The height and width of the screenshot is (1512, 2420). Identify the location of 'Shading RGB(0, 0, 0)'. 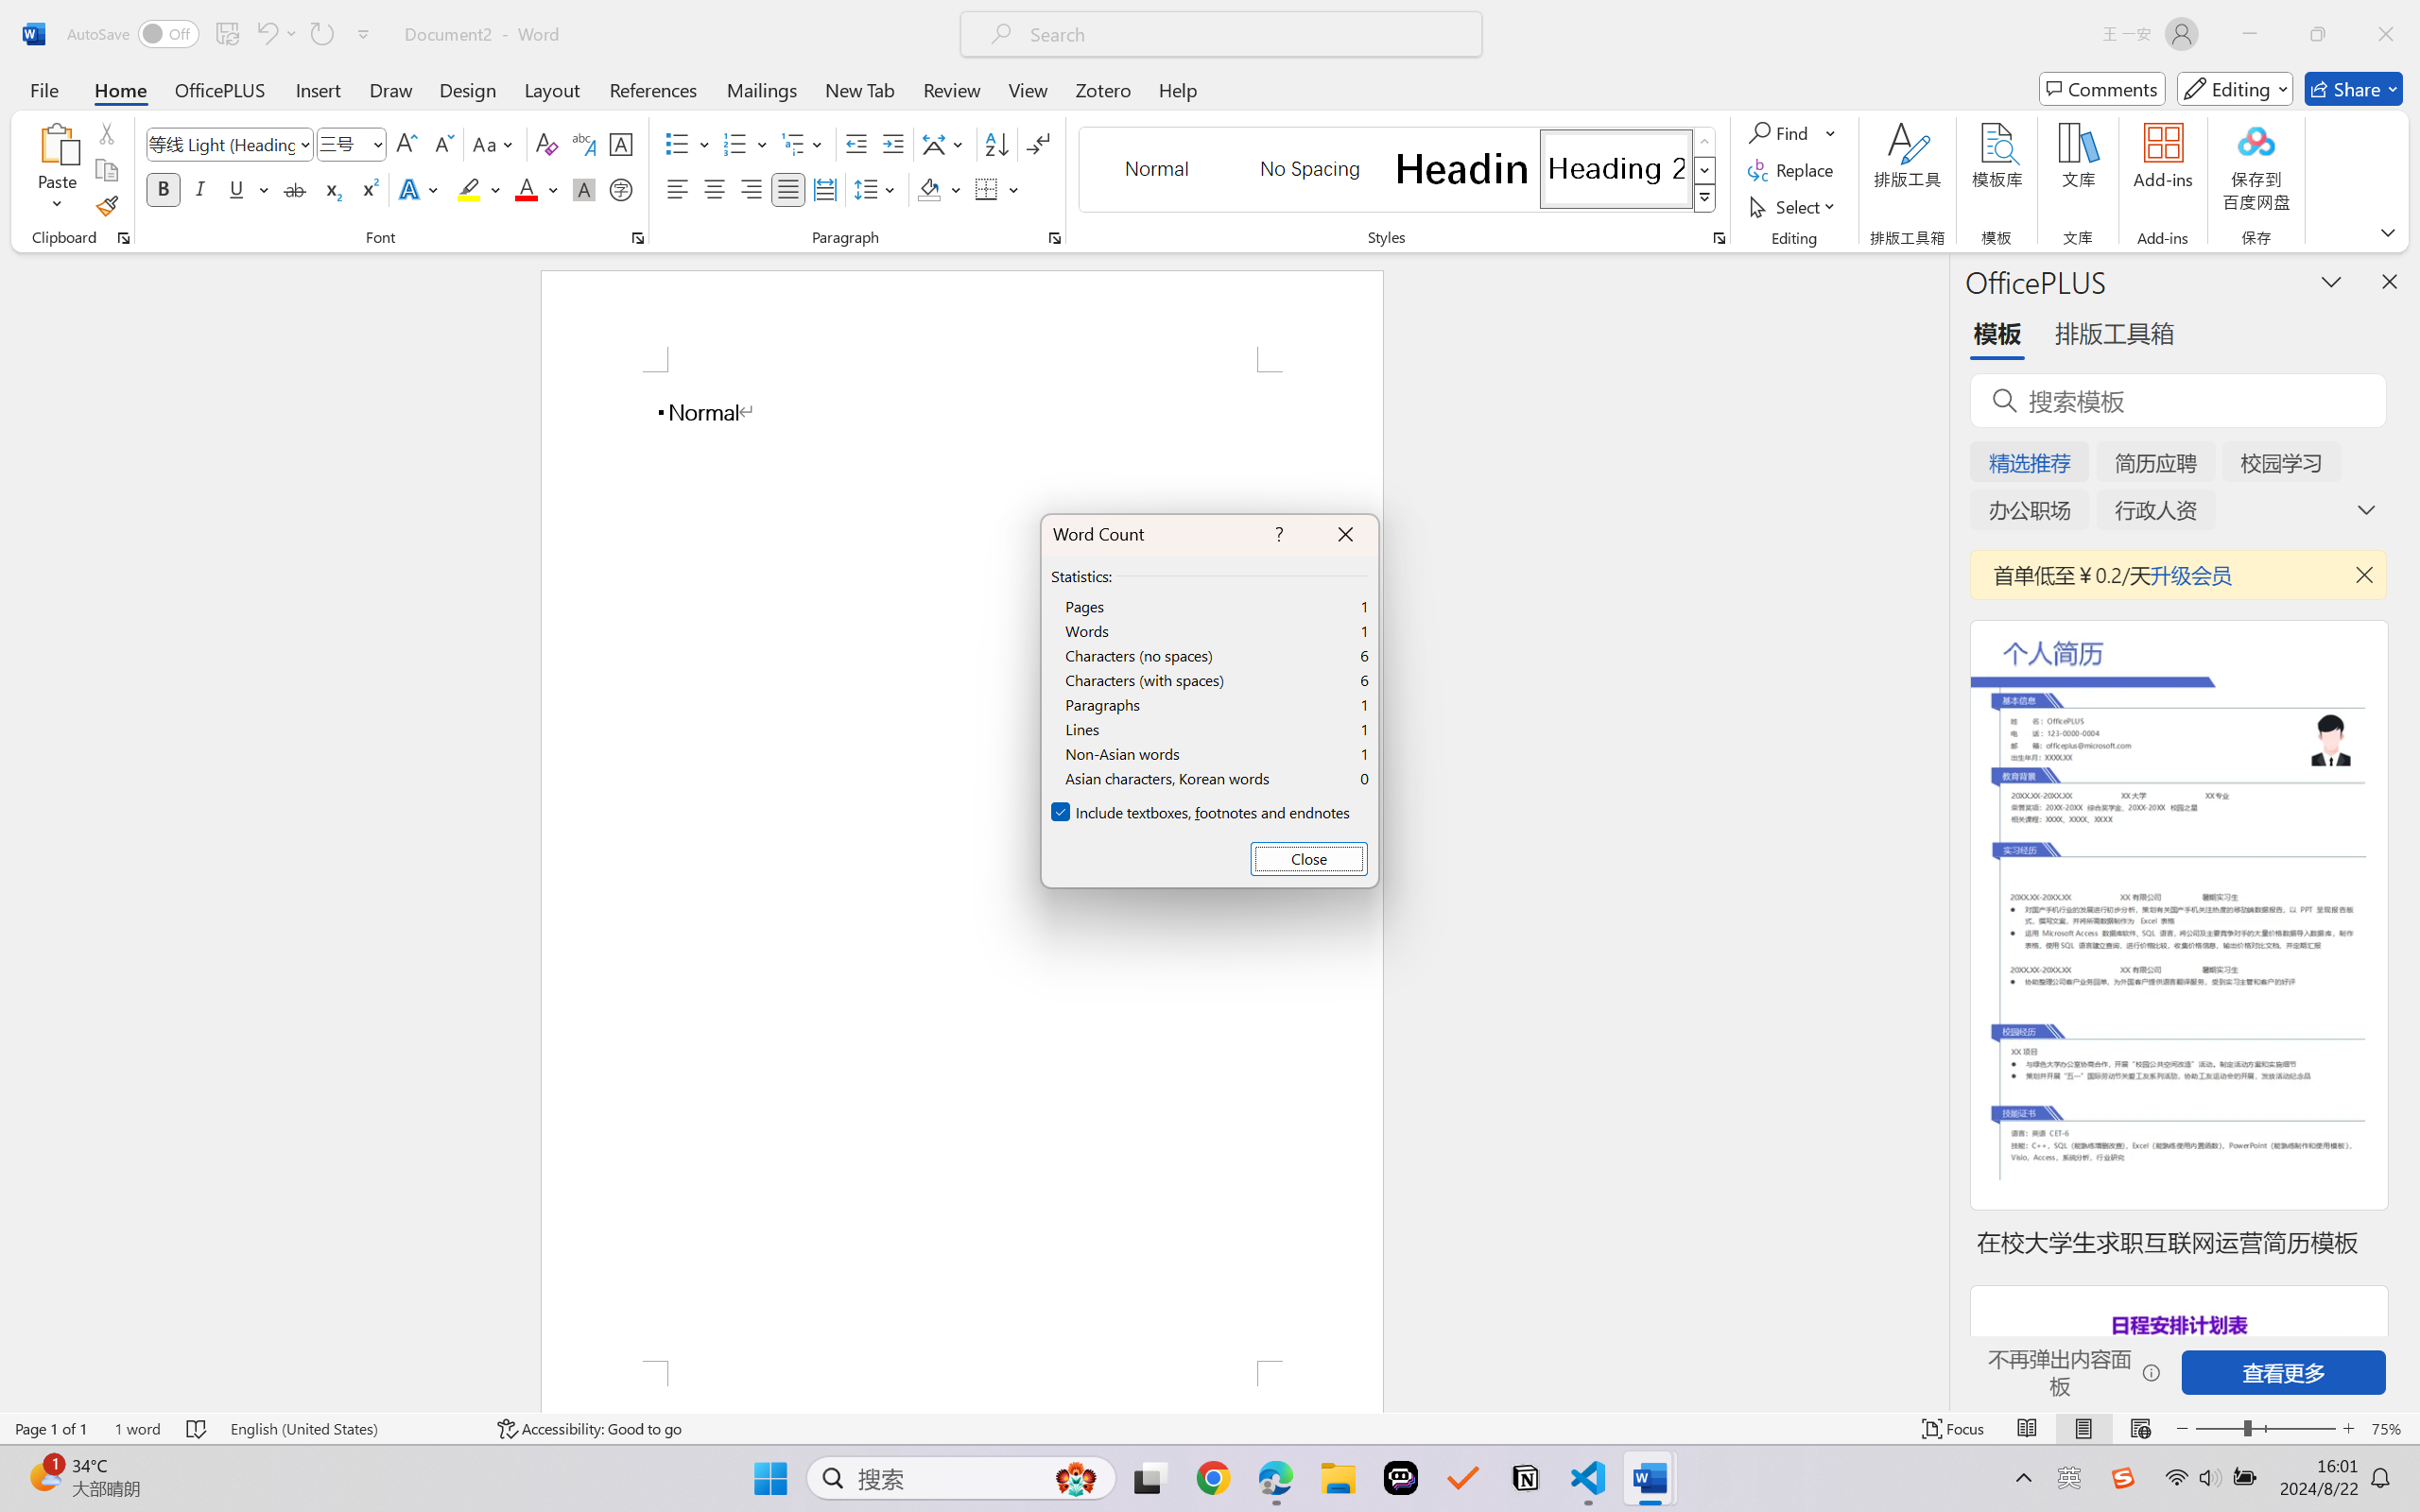
(928, 188).